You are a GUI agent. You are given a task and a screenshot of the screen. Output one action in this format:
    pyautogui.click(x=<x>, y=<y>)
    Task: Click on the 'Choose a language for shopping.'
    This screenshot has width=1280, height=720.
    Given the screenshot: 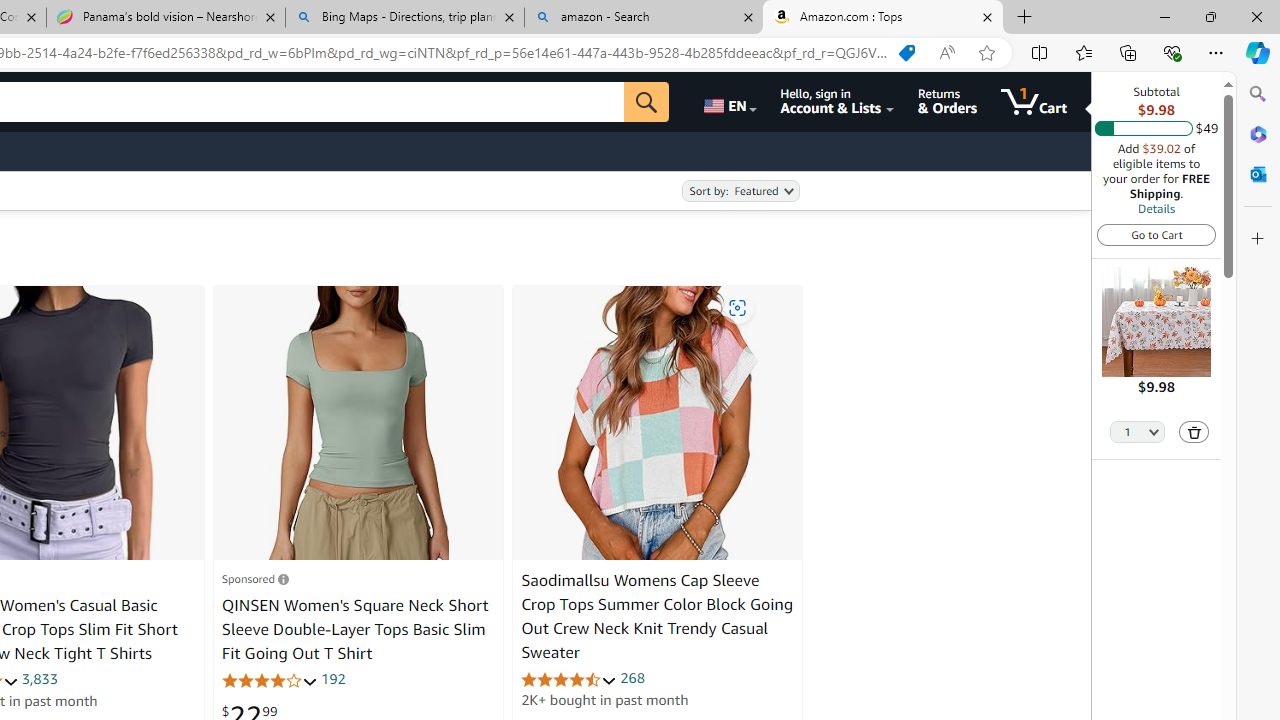 What is the action you would take?
    pyautogui.click(x=727, y=101)
    